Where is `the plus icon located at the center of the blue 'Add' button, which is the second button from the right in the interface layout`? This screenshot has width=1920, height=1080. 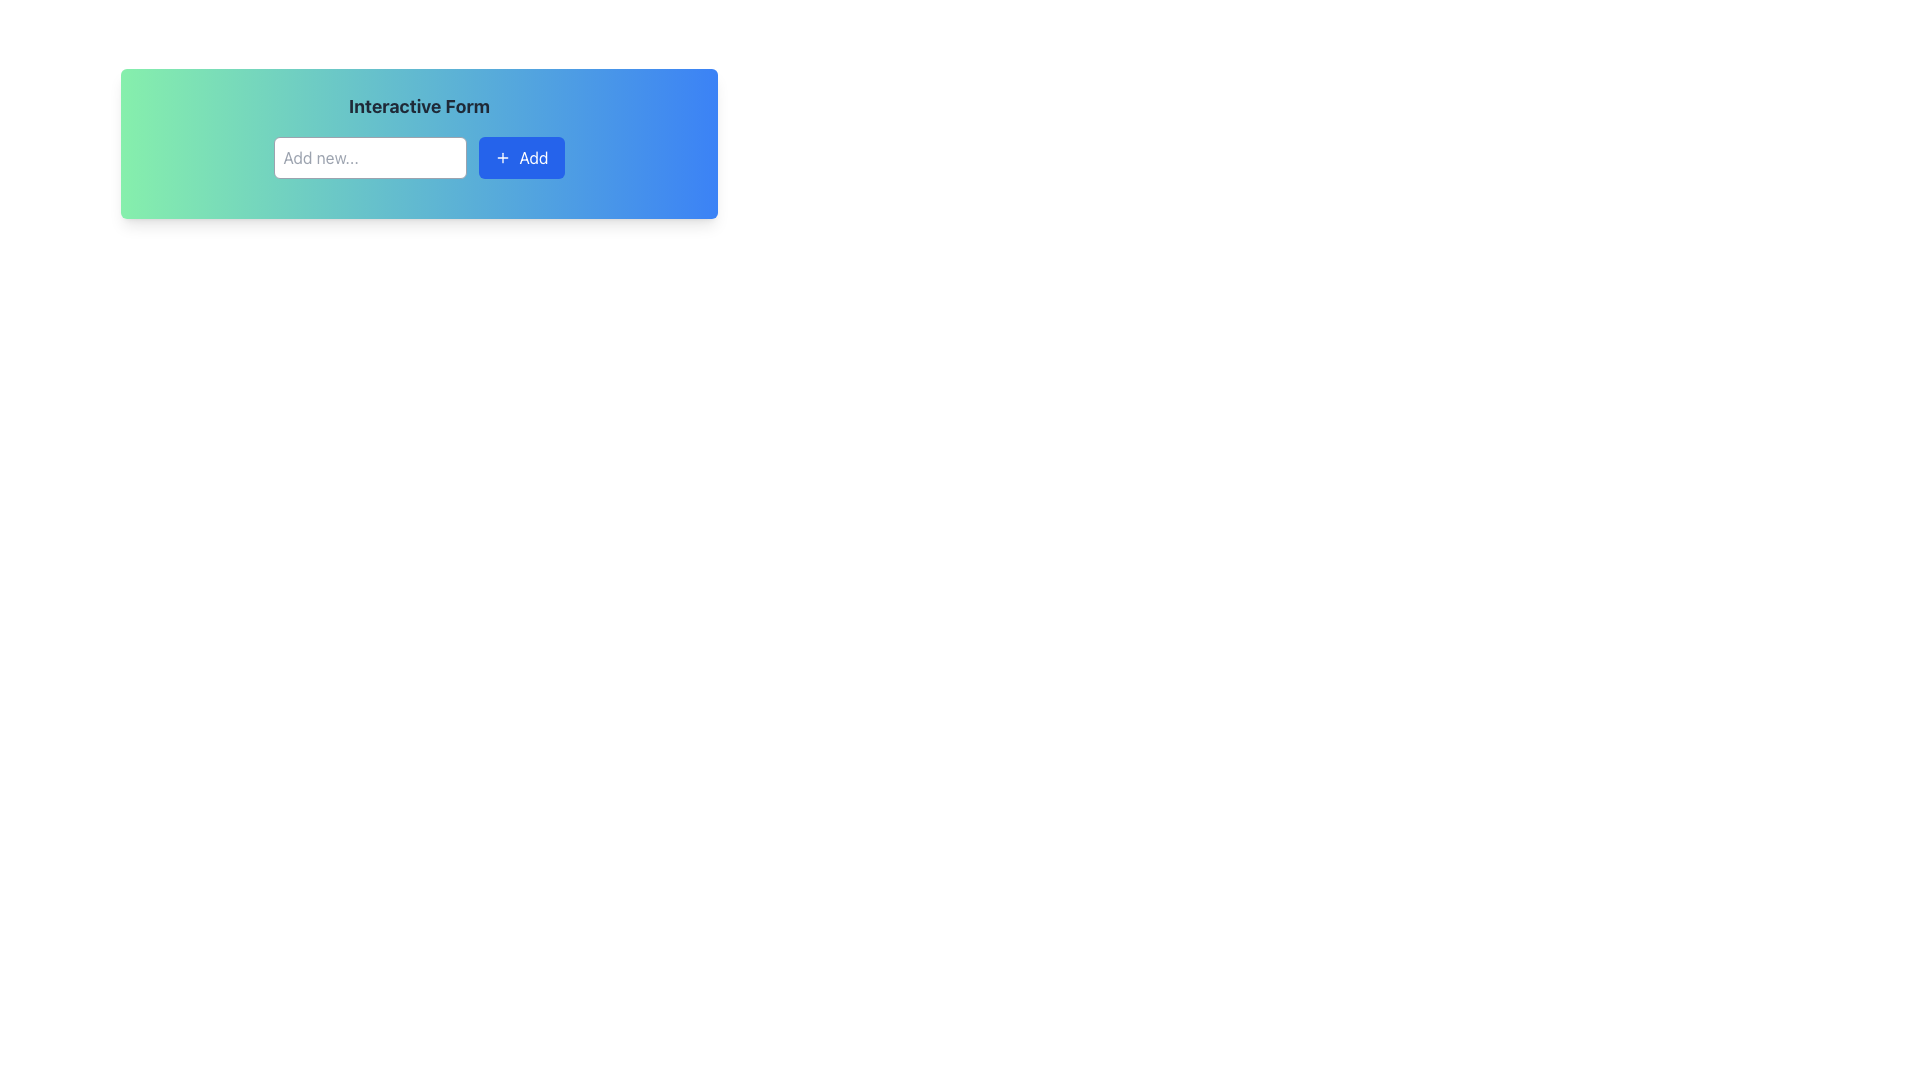 the plus icon located at the center of the blue 'Add' button, which is the second button from the right in the interface layout is located at coordinates (503, 157).